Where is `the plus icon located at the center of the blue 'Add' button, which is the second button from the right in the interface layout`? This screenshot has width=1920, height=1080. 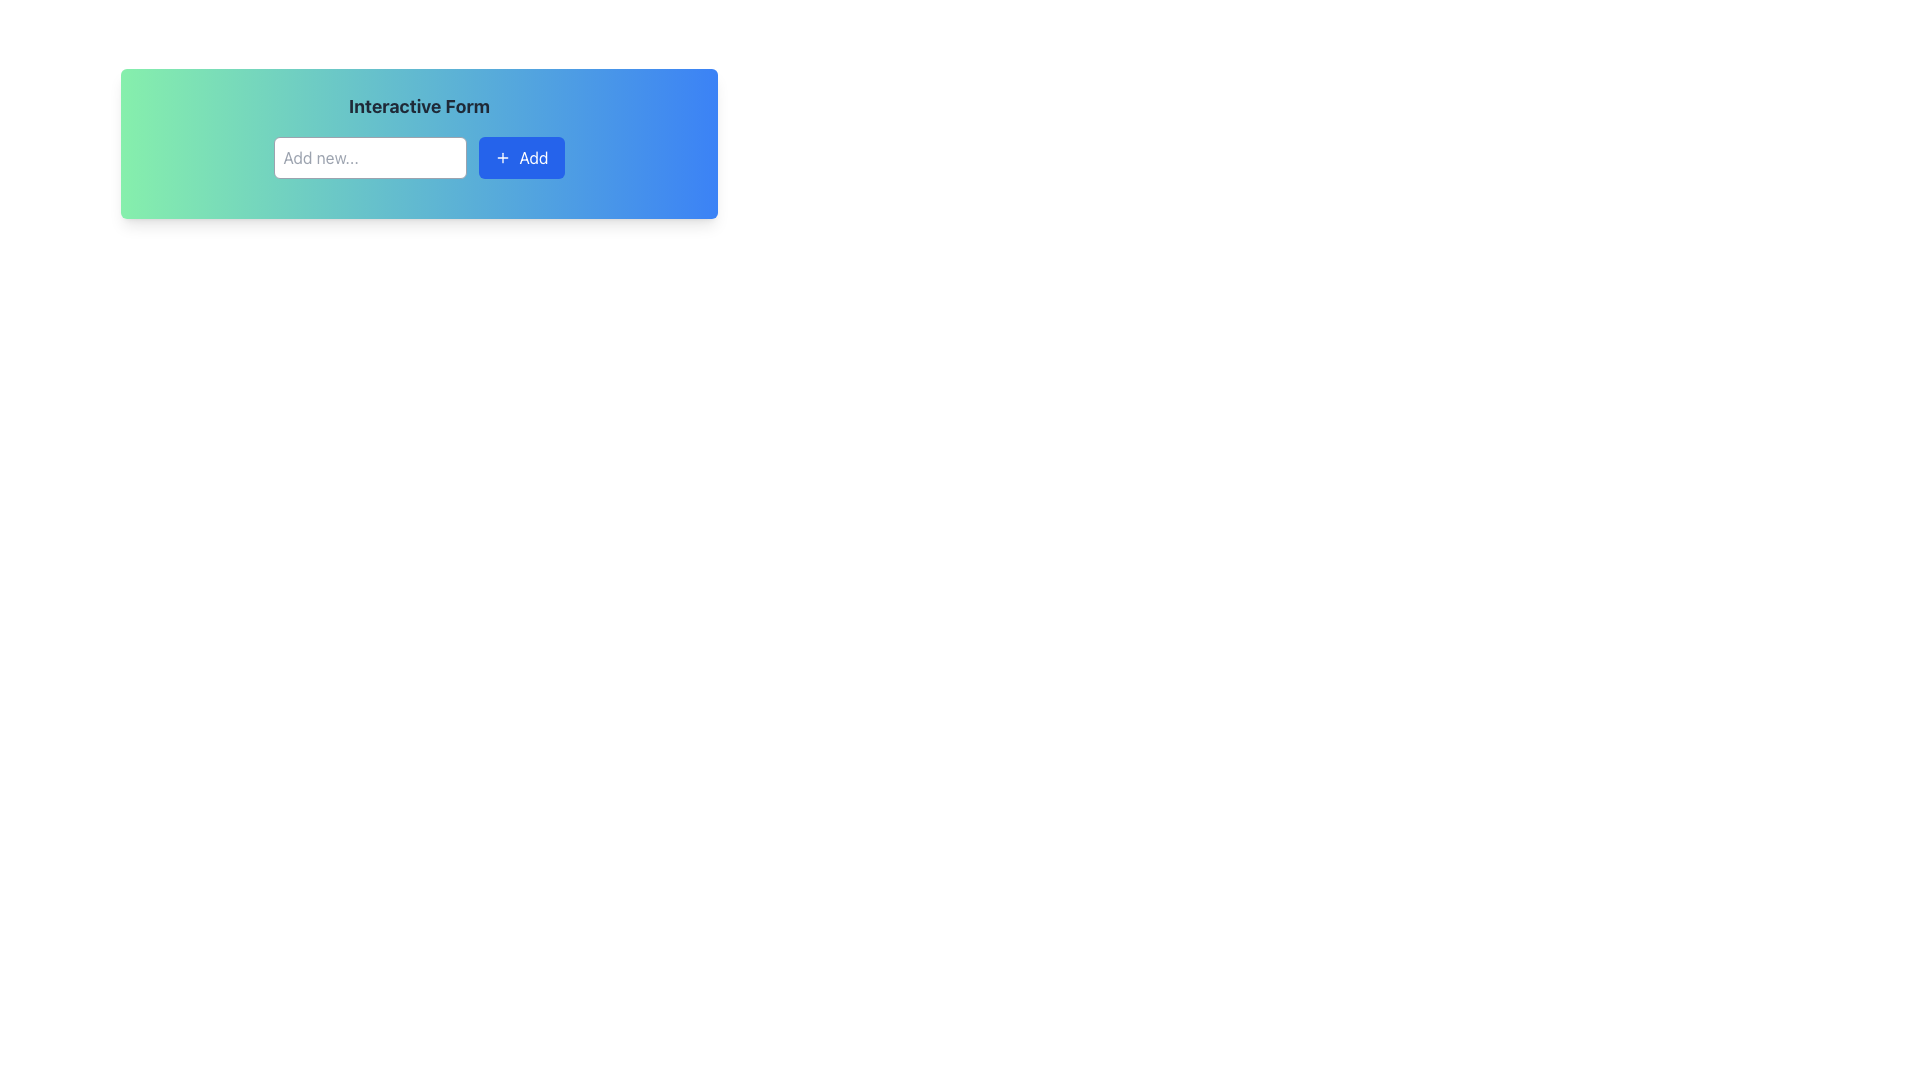 the plus icon located at the center of the blue 'Add' button, which is the second button from the right in the interface layout is located at coordinates (503, 157).